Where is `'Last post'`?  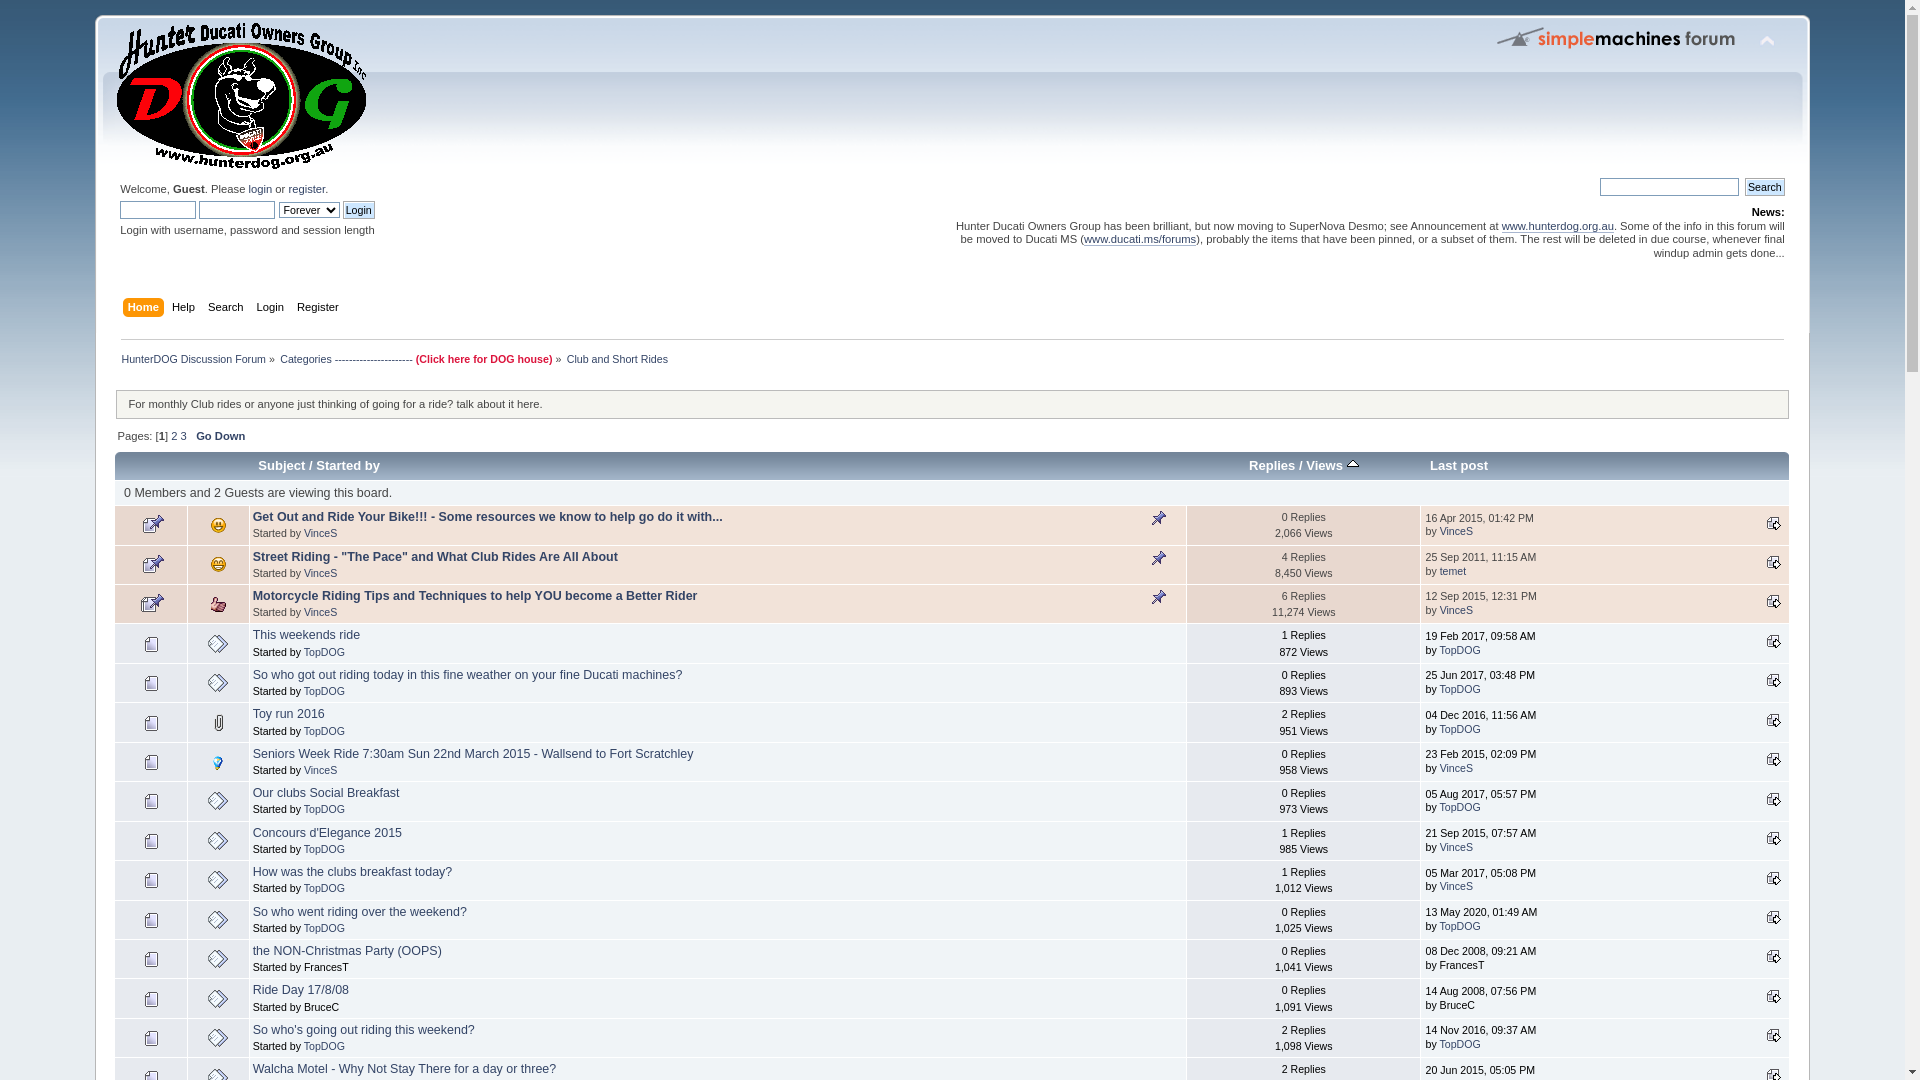 'Last post' is located at coordinates (1774, 995).